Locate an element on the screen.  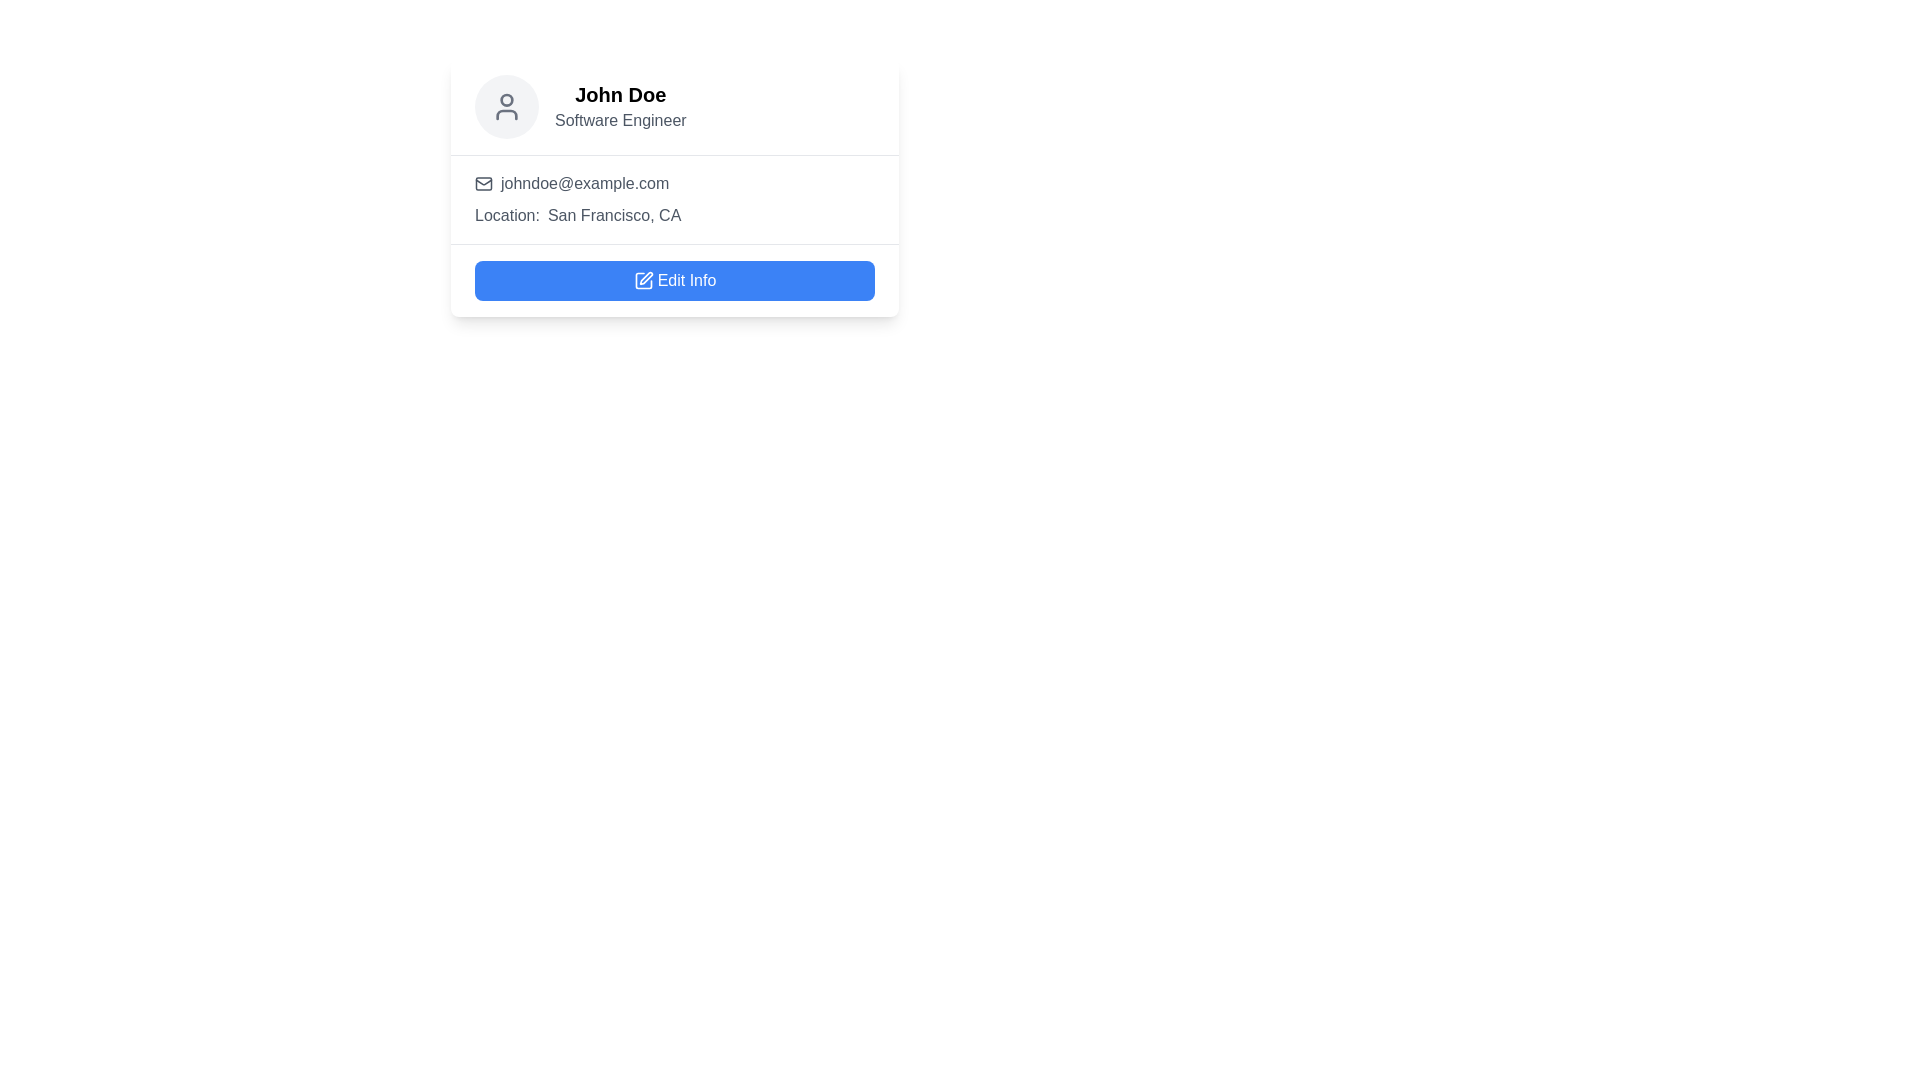
the profile image placeholder icon, which is a circular element positioned to the left of 'John Doe' and 'Software Engineer' in the user information card is located at coordinates (507, 107).